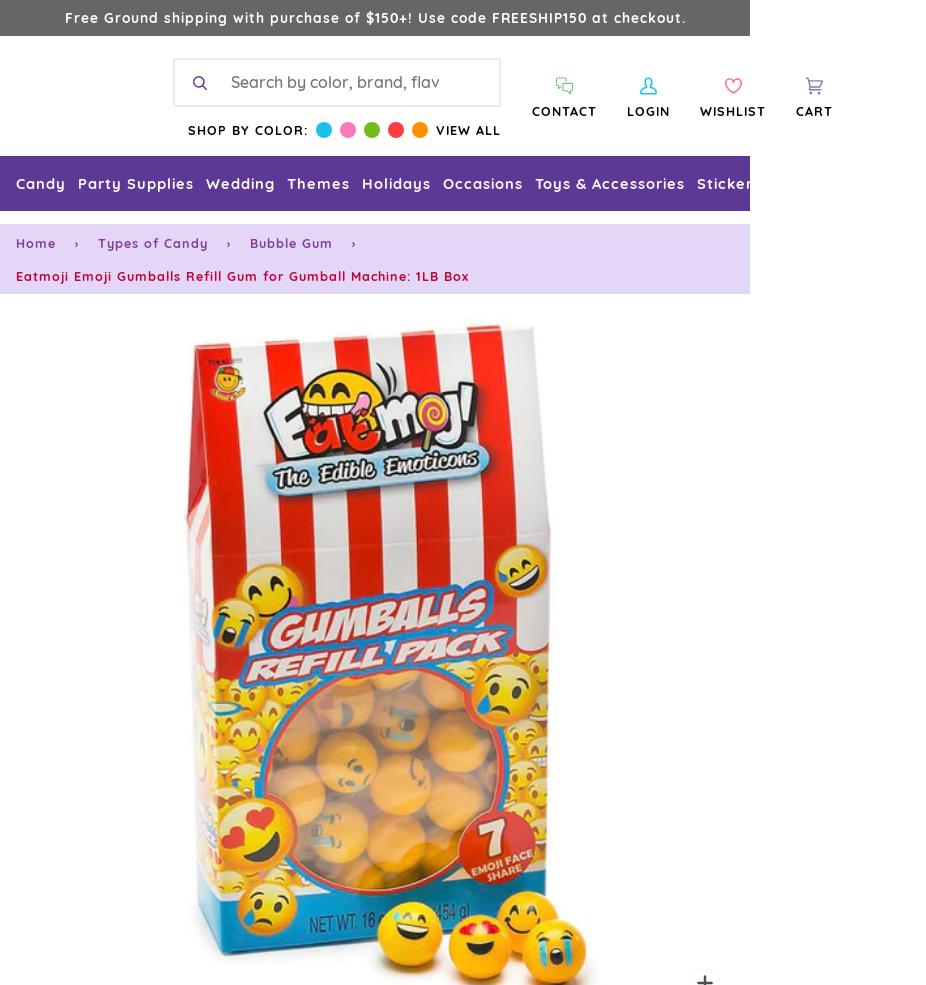  What do you see at coordinates (85, 380) in the screenshot?
I see `'Candy Warehouse'` at bounding box center [85, 380].